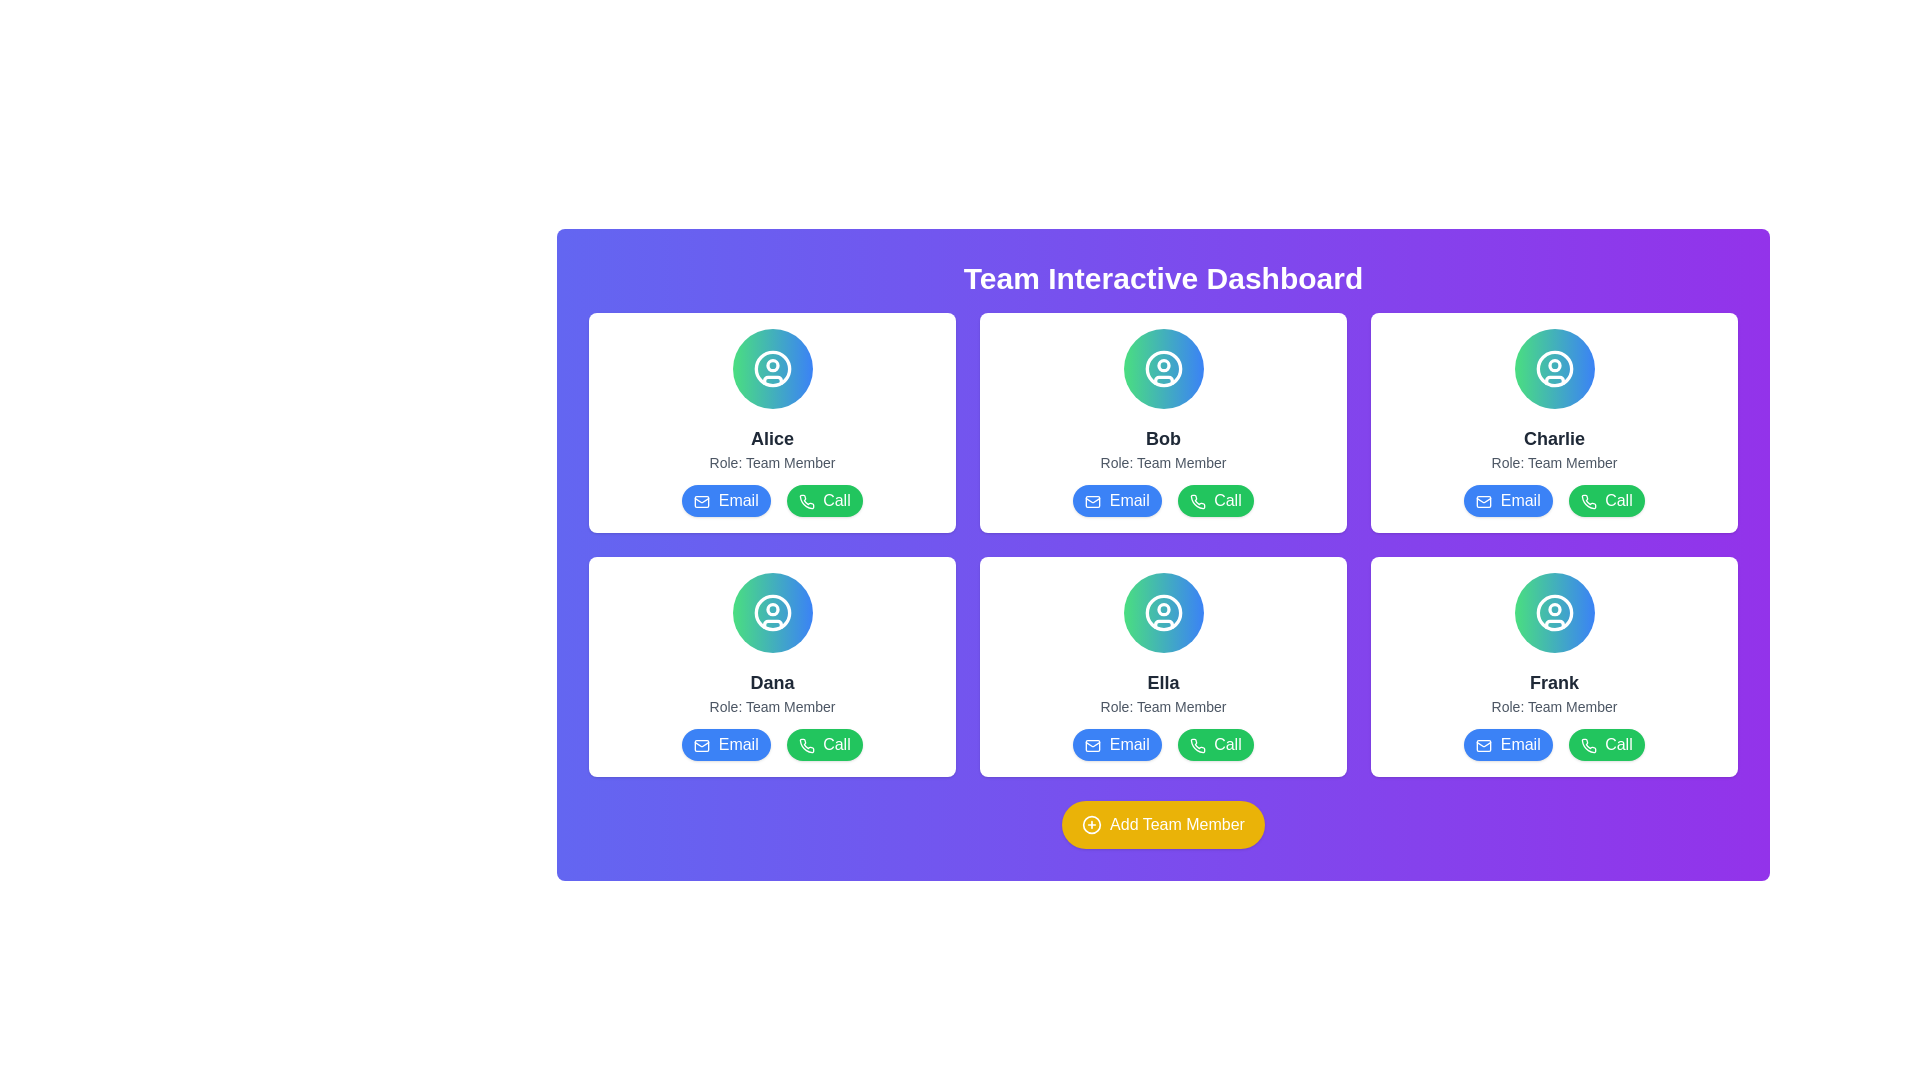 This screenshot has height=1080, width=1920. I want to click on the green 'Call' button with a phone icon located in the bottom-right corner of Frank's team member card, so click(1606, 744).